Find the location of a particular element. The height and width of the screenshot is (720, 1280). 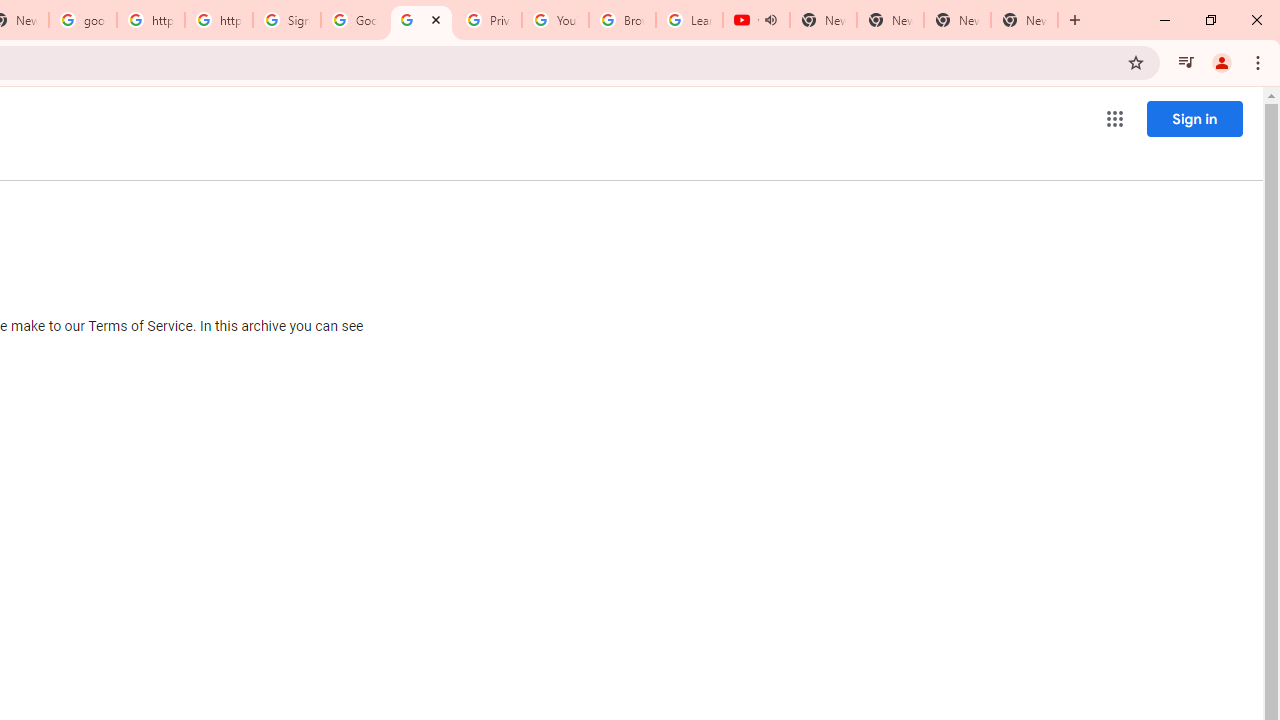

'YouTube' is located at coordinates (555, 20).